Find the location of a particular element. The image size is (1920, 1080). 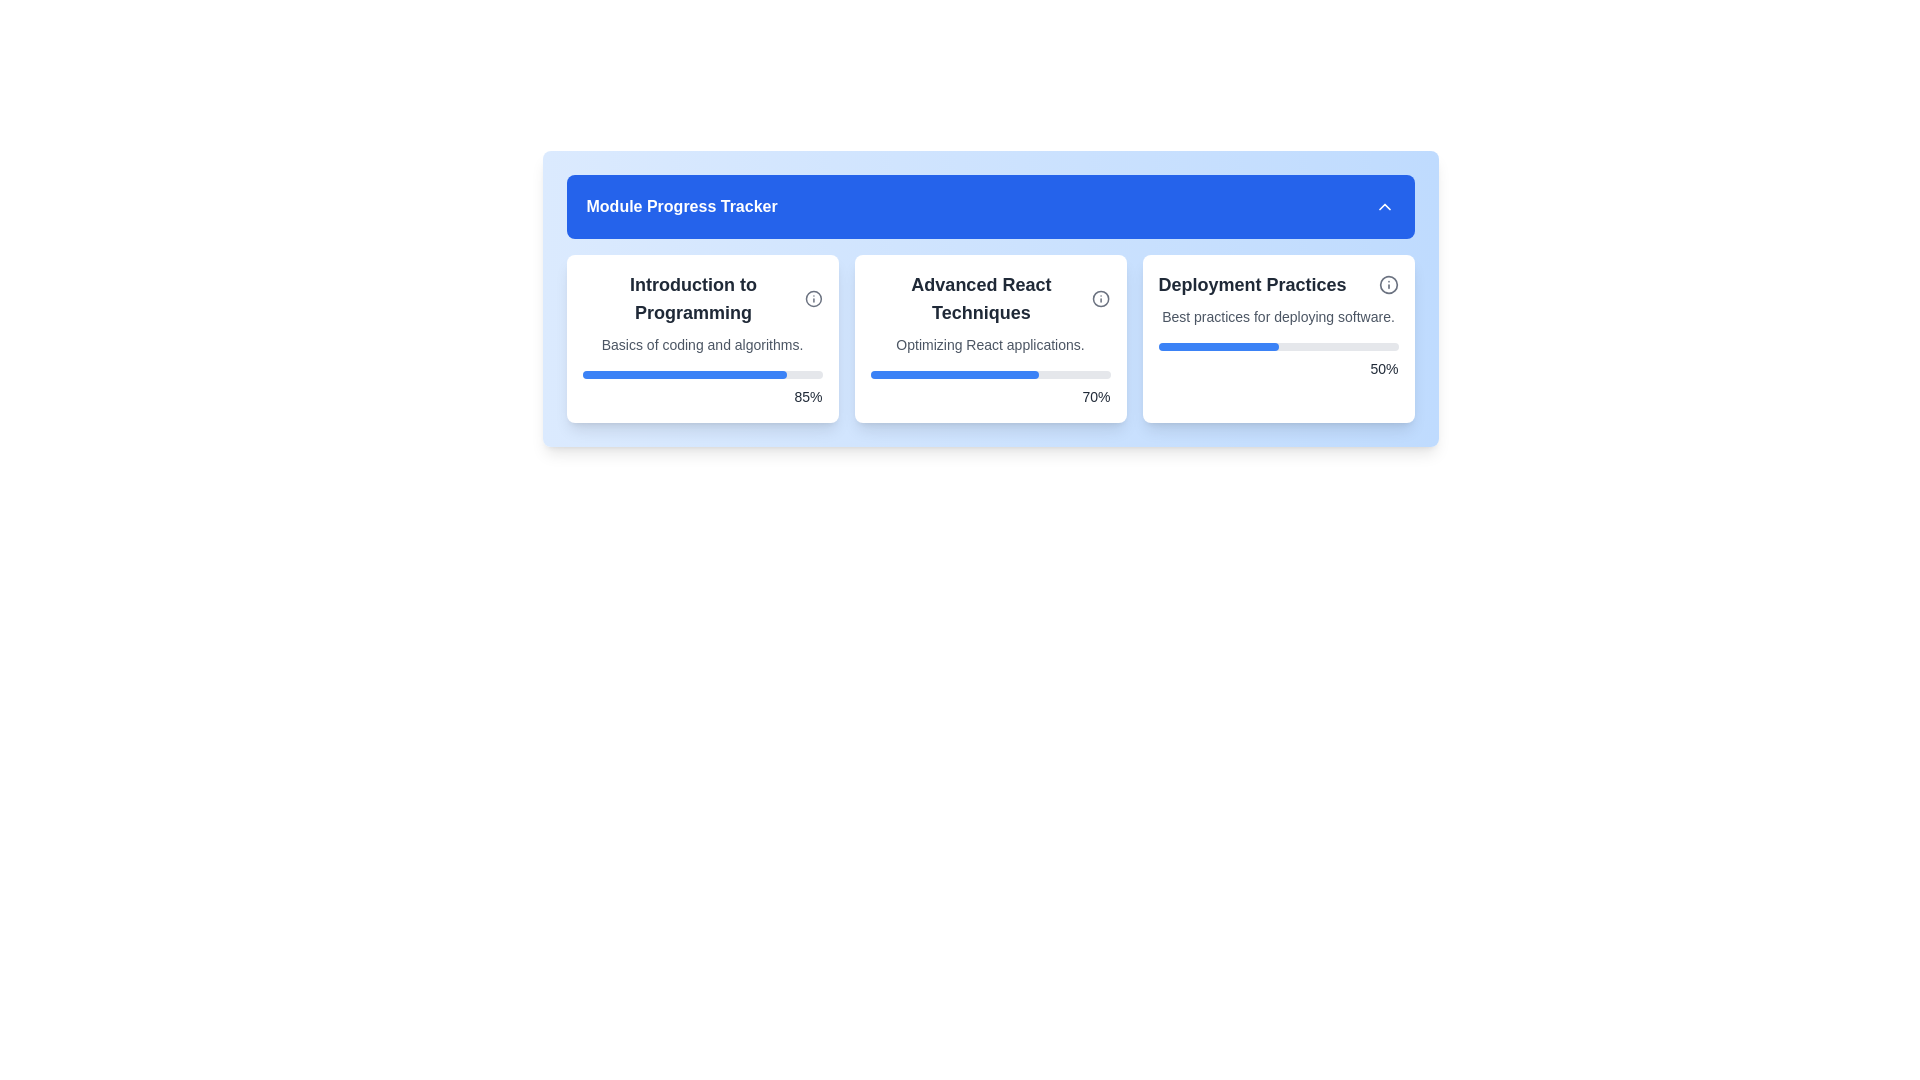

text component providing a brief description of the topic 'Deployment Practices,' located vertically below the title and centered within its card structure is located at coordinates (1277, 315).